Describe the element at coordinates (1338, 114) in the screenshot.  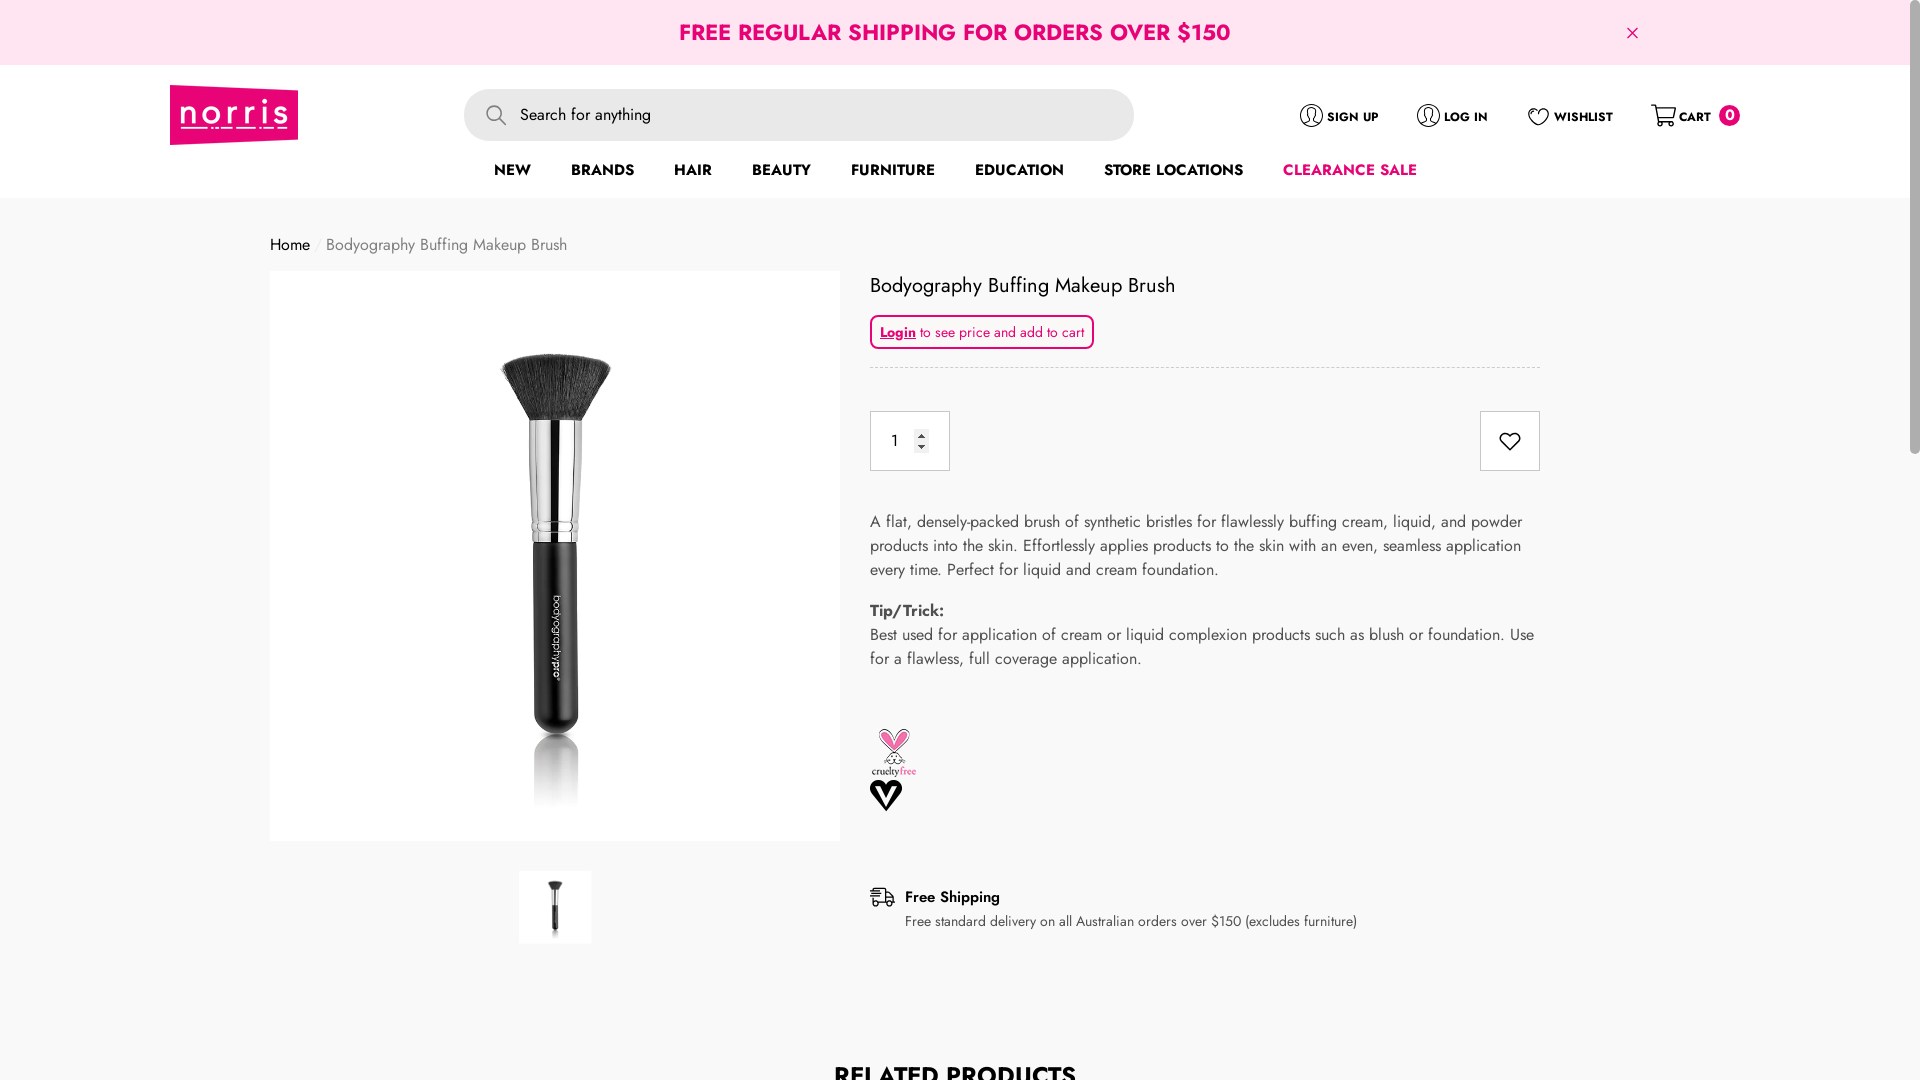
I see `'SIGN UP` at that location.